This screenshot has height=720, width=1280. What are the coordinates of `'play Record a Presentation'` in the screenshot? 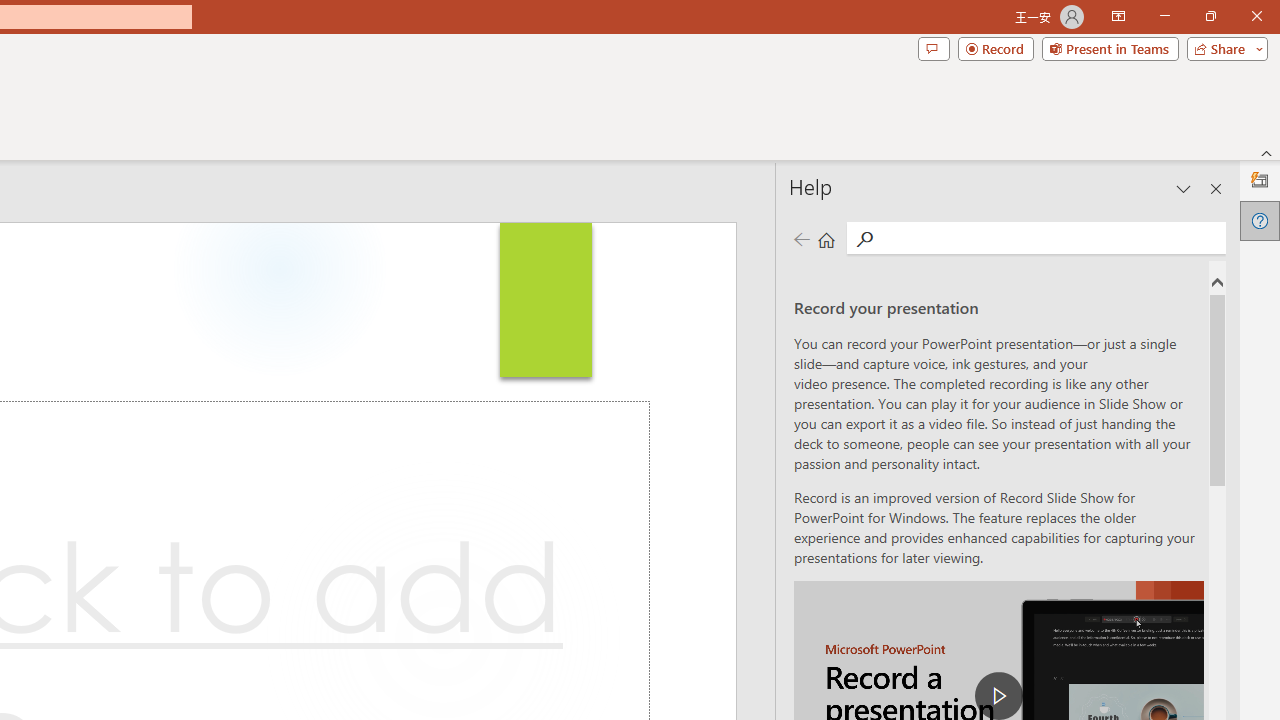 It's located at (999, 694).